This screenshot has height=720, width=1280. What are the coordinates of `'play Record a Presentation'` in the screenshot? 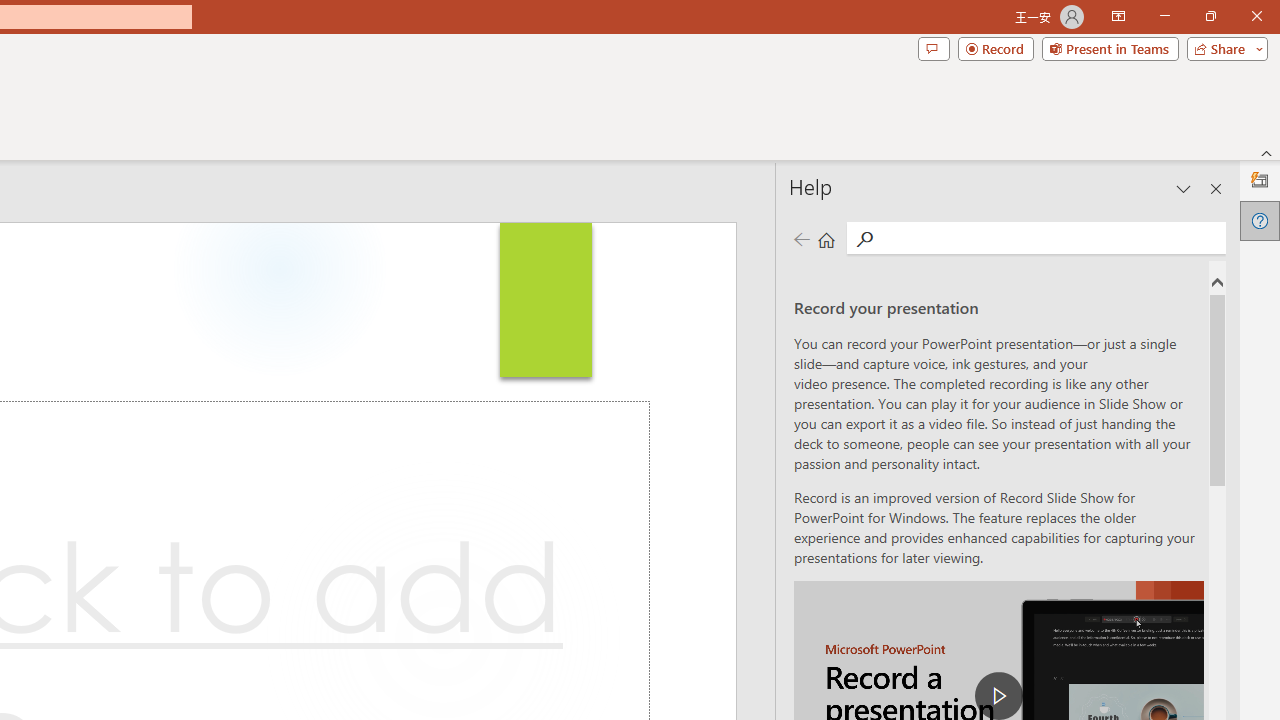 It's located at (999, 694).